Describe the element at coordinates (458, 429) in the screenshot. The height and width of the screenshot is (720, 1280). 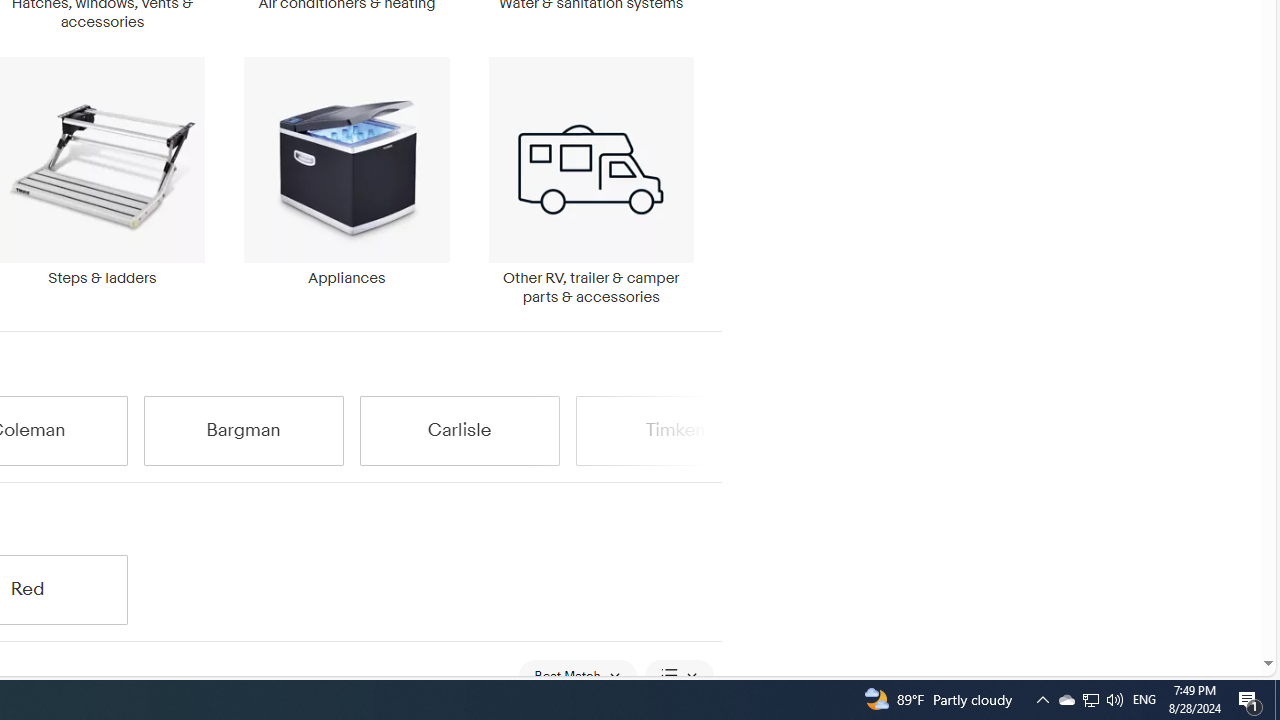
I see `'Carlisle'` at that location.